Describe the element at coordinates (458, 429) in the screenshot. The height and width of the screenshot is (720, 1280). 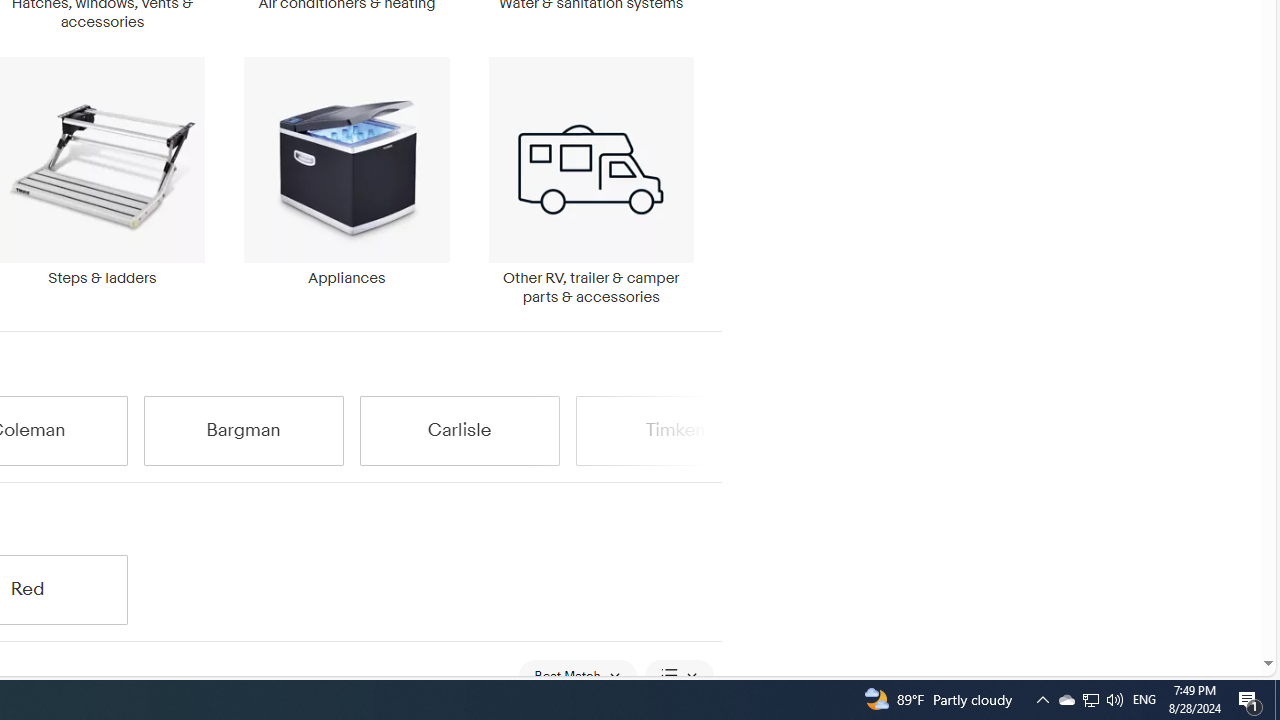
I see `'Carlisle'` at that location.